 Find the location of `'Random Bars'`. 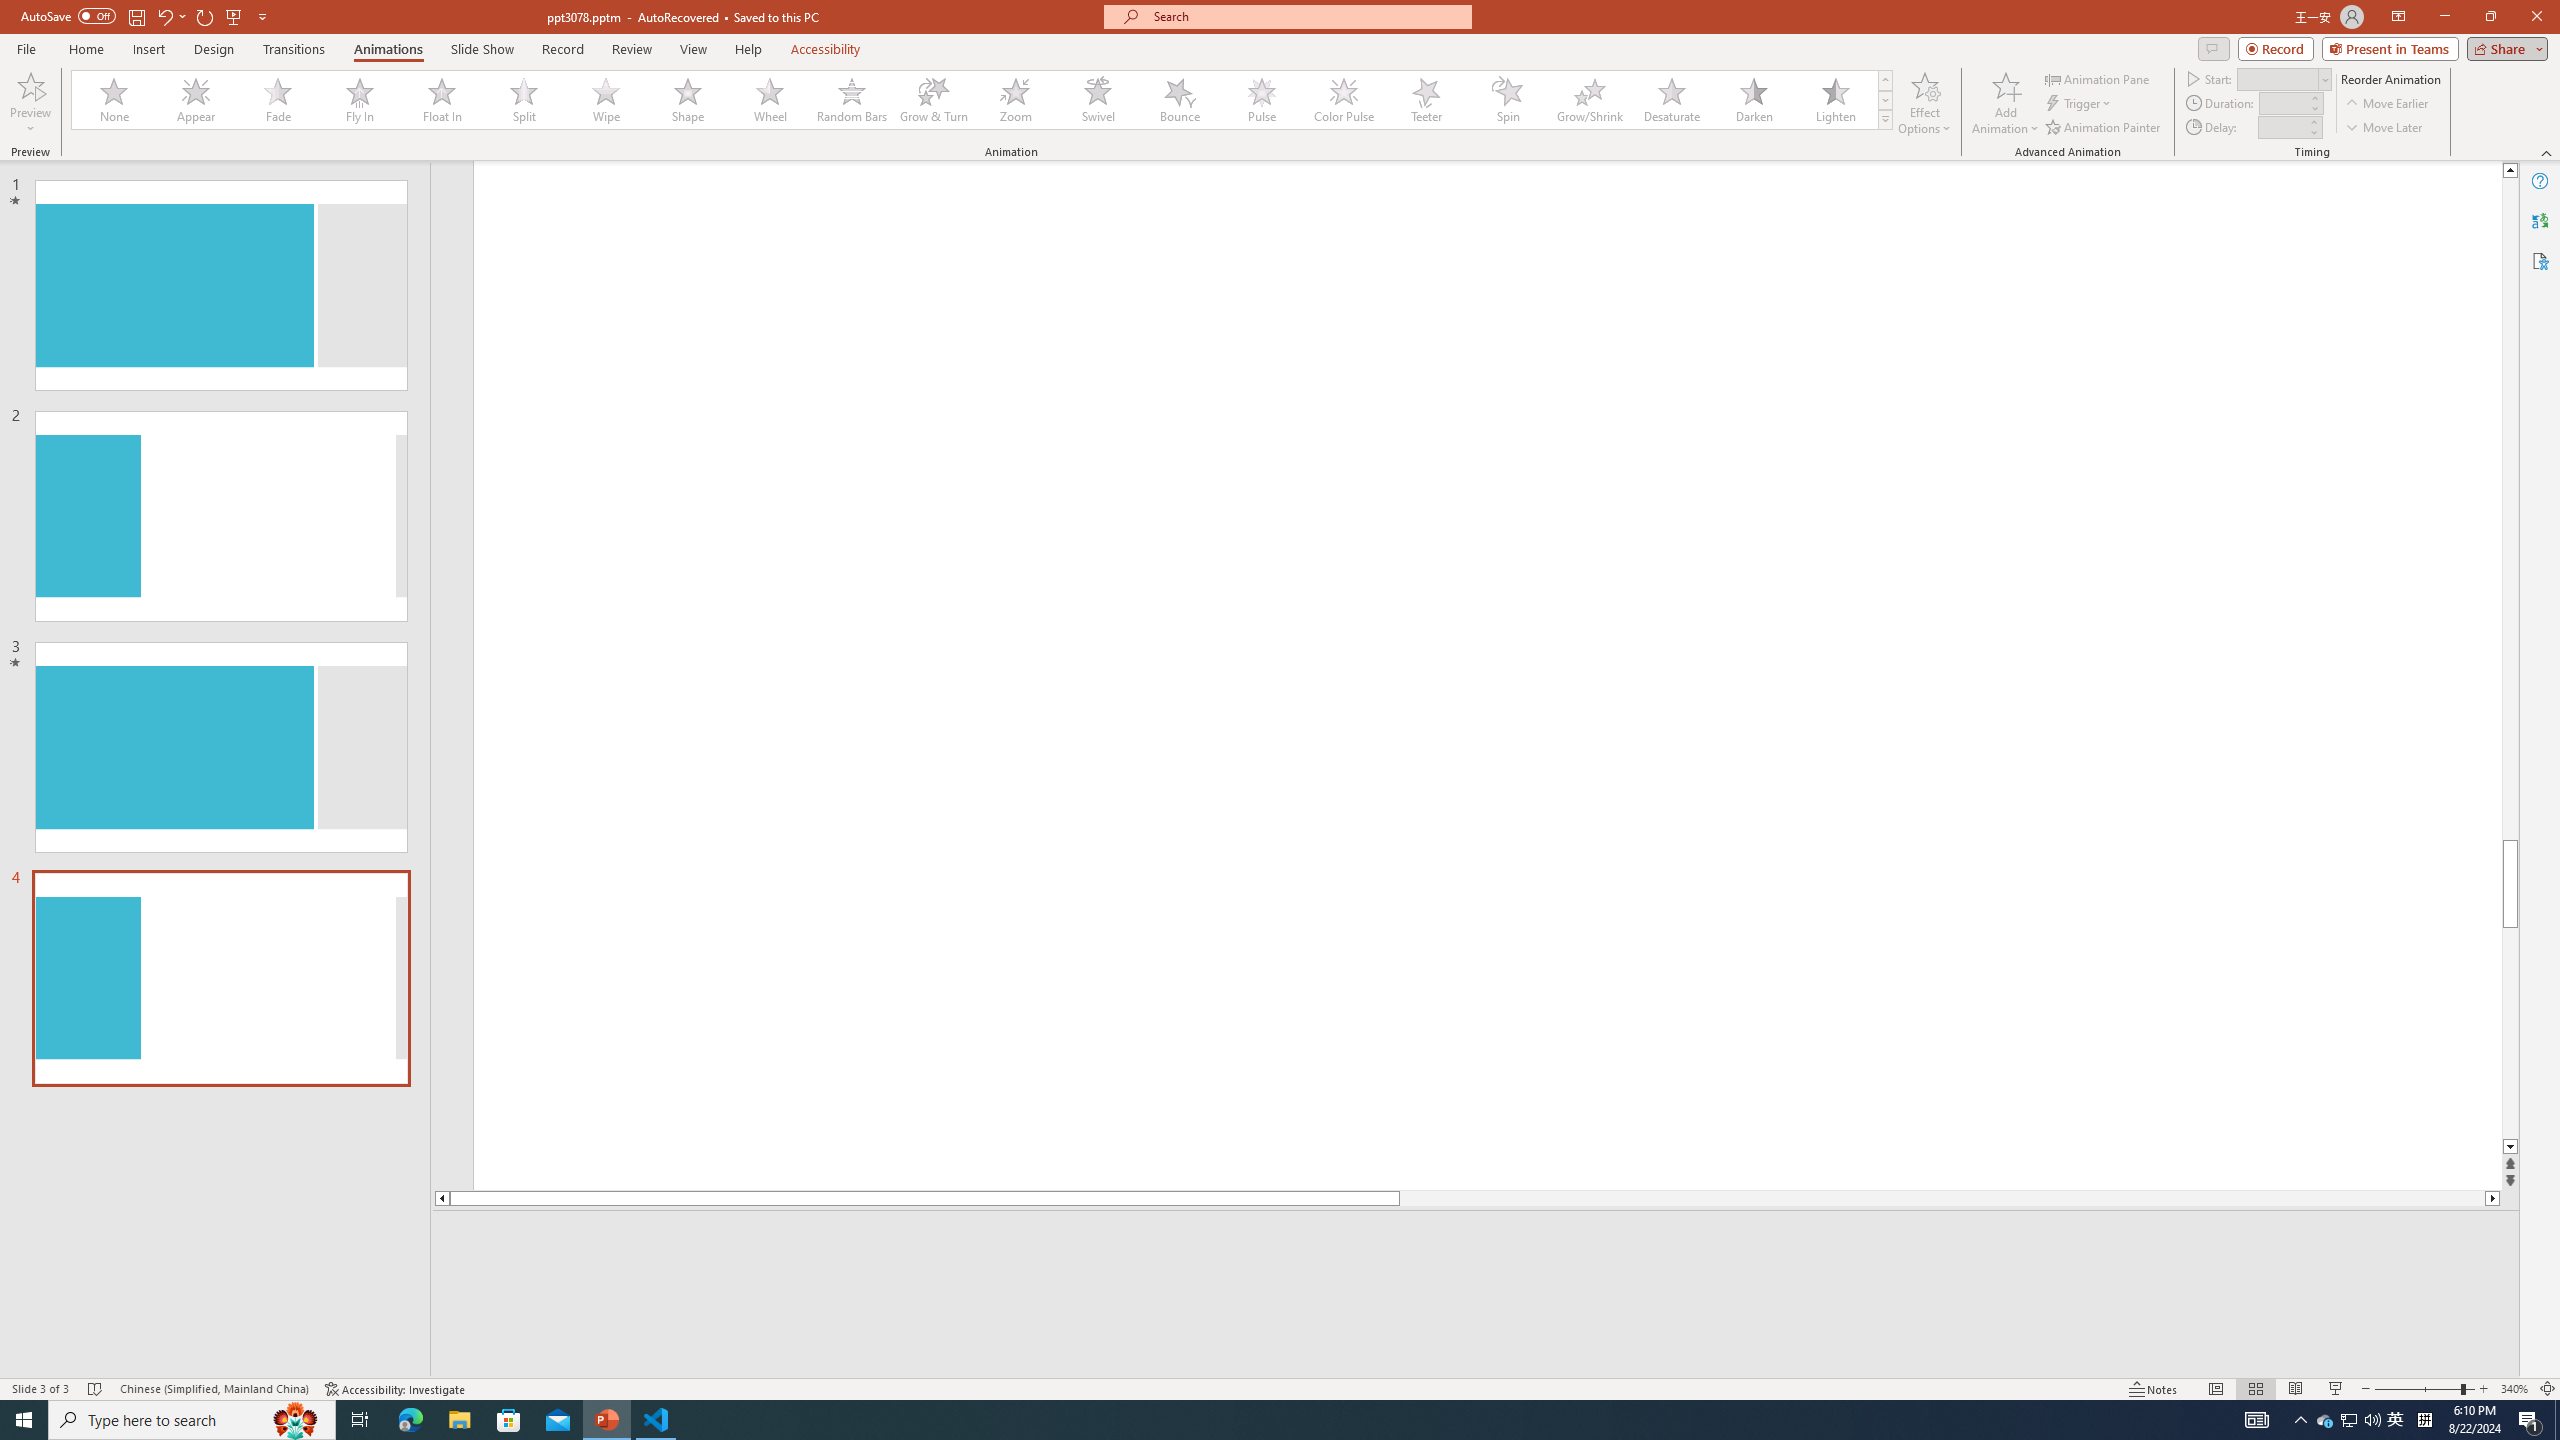

'Random Bars' is located at coordinates (851, 99).